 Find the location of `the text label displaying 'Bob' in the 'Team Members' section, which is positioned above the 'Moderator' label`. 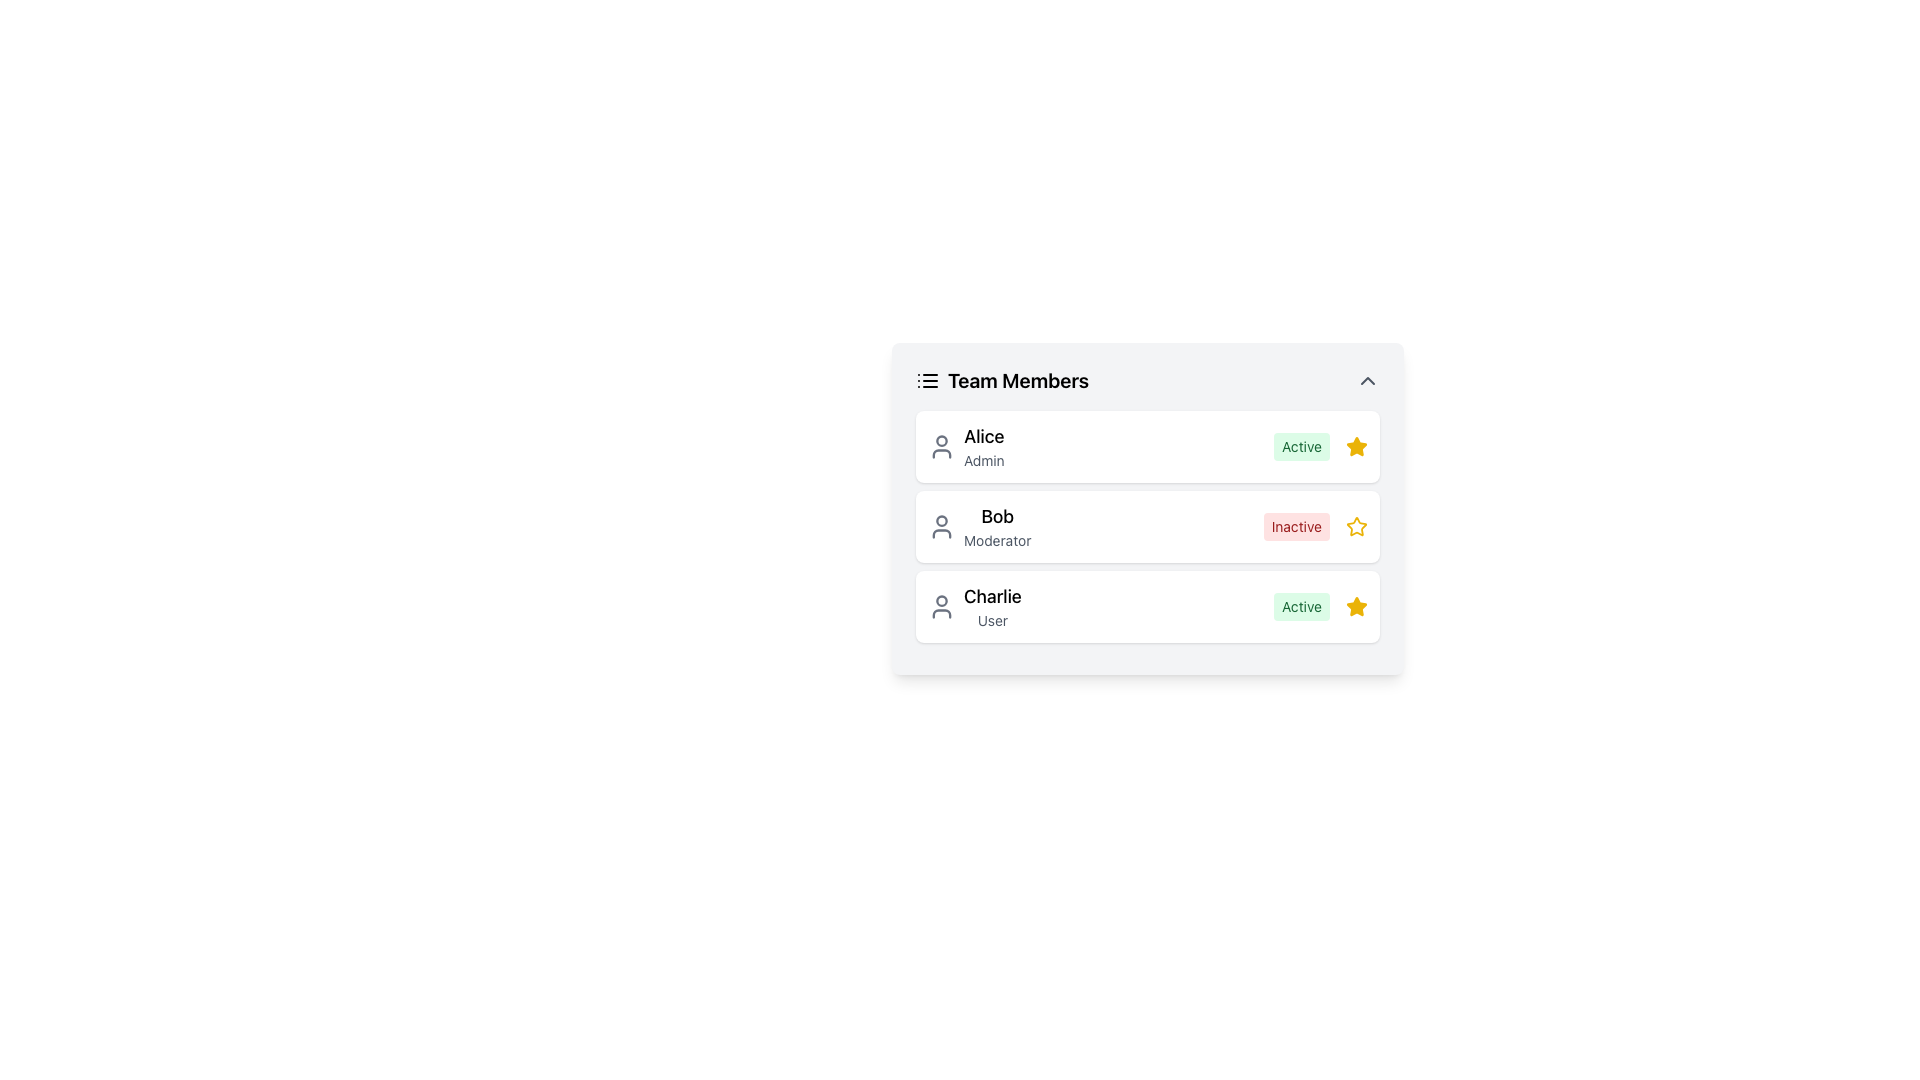

the text label displaying 'Bob' in the 'Team Members' section, which is positioned above the 'Moderator' label is located at coordinates (997, 515).